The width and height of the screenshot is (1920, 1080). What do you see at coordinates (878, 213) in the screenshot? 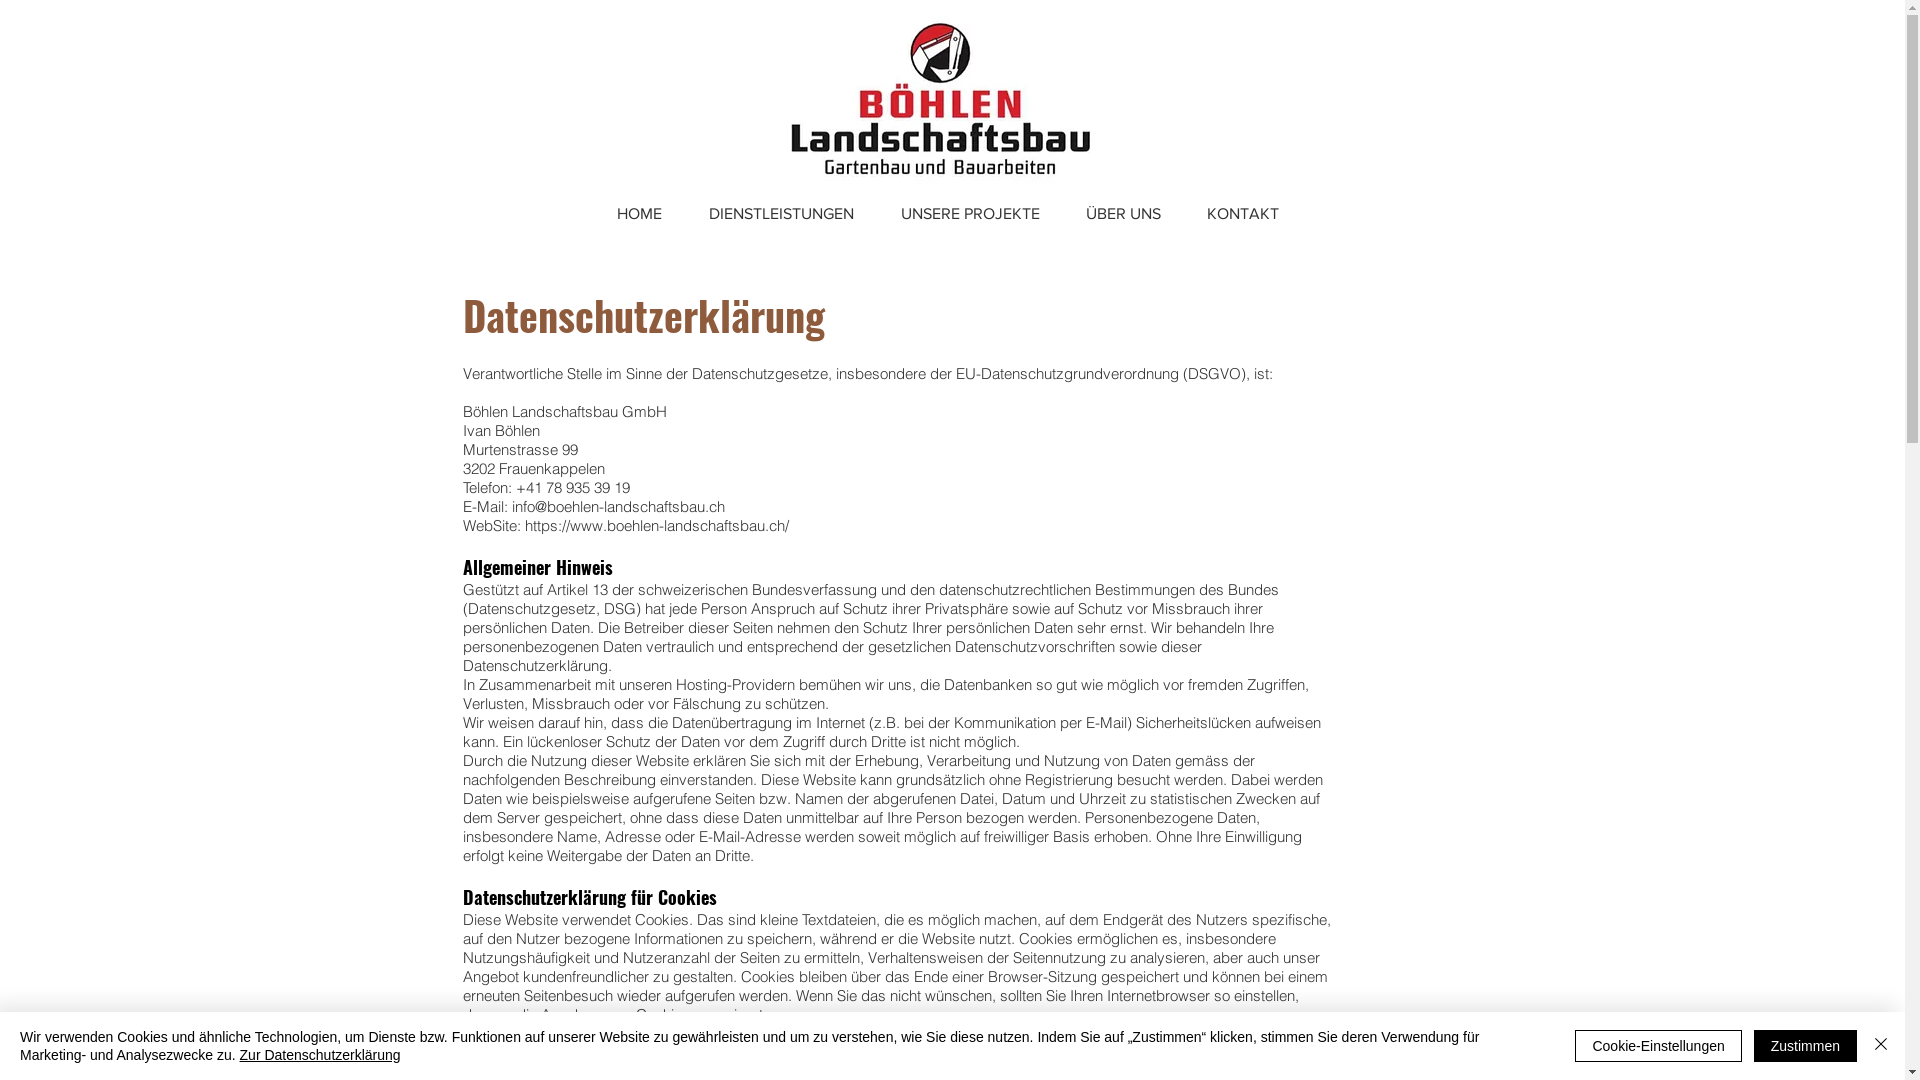
I see `'UNSERE PROJEKTE'` at bounding box center [878, 213].